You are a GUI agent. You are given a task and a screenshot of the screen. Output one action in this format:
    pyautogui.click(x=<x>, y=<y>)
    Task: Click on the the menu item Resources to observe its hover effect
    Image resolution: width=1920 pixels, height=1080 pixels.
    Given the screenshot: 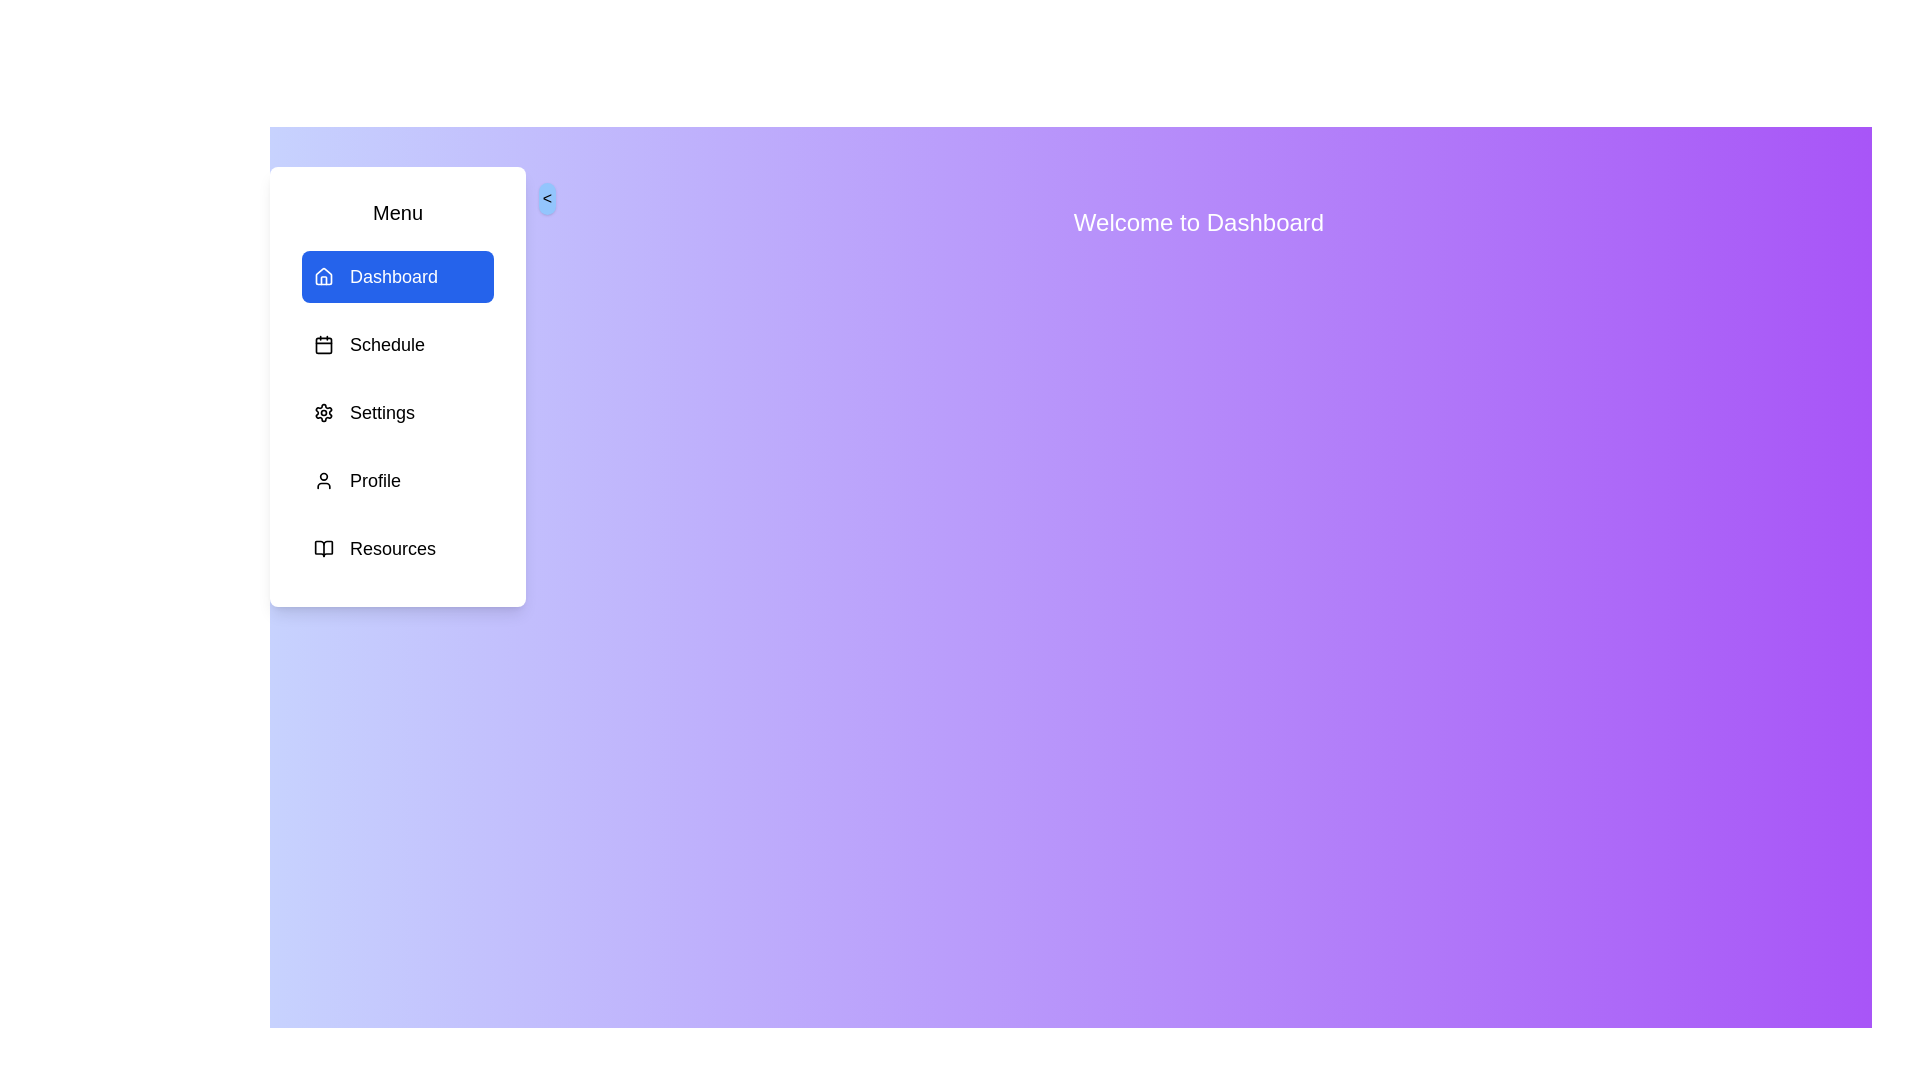 What is the action you would take?
    pyautogui.click(x=398, y=548)
    